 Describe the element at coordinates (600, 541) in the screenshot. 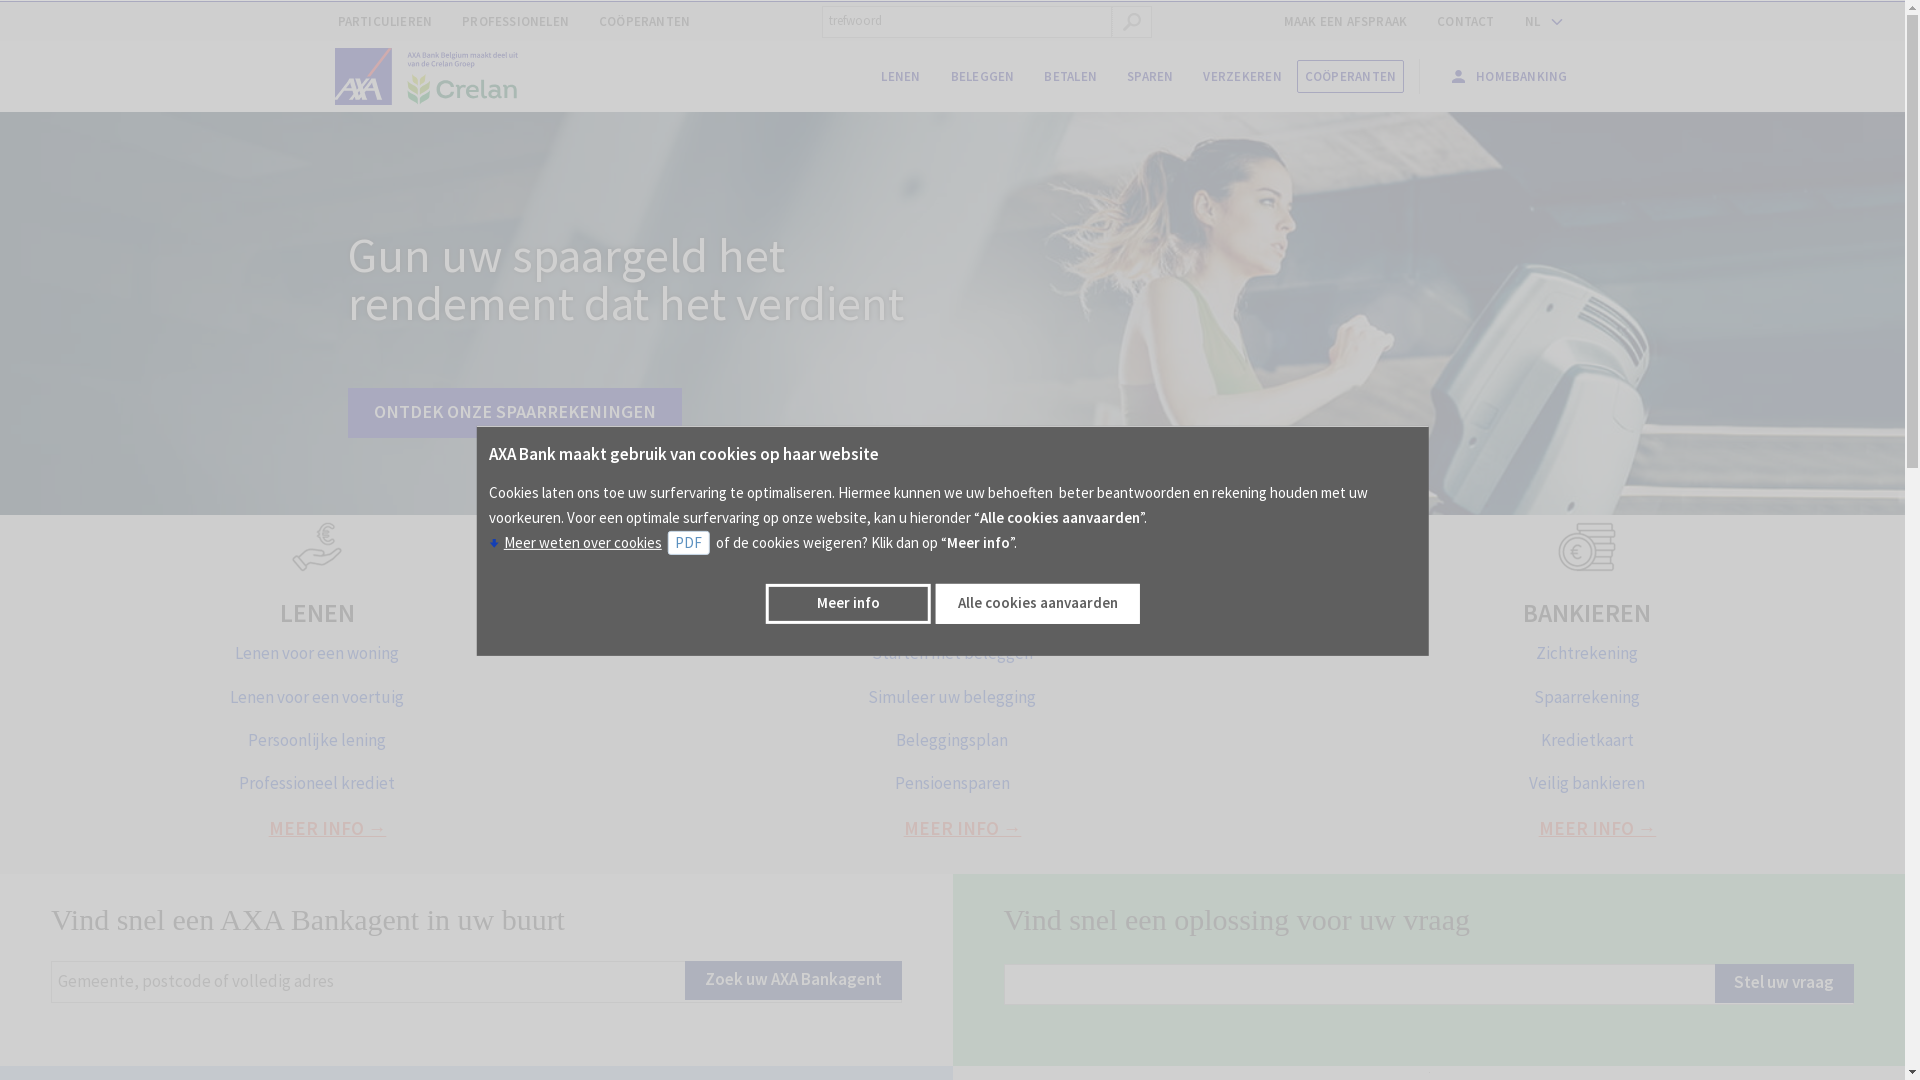

I see `'Meer weten over cookiesPDF'` at that location.